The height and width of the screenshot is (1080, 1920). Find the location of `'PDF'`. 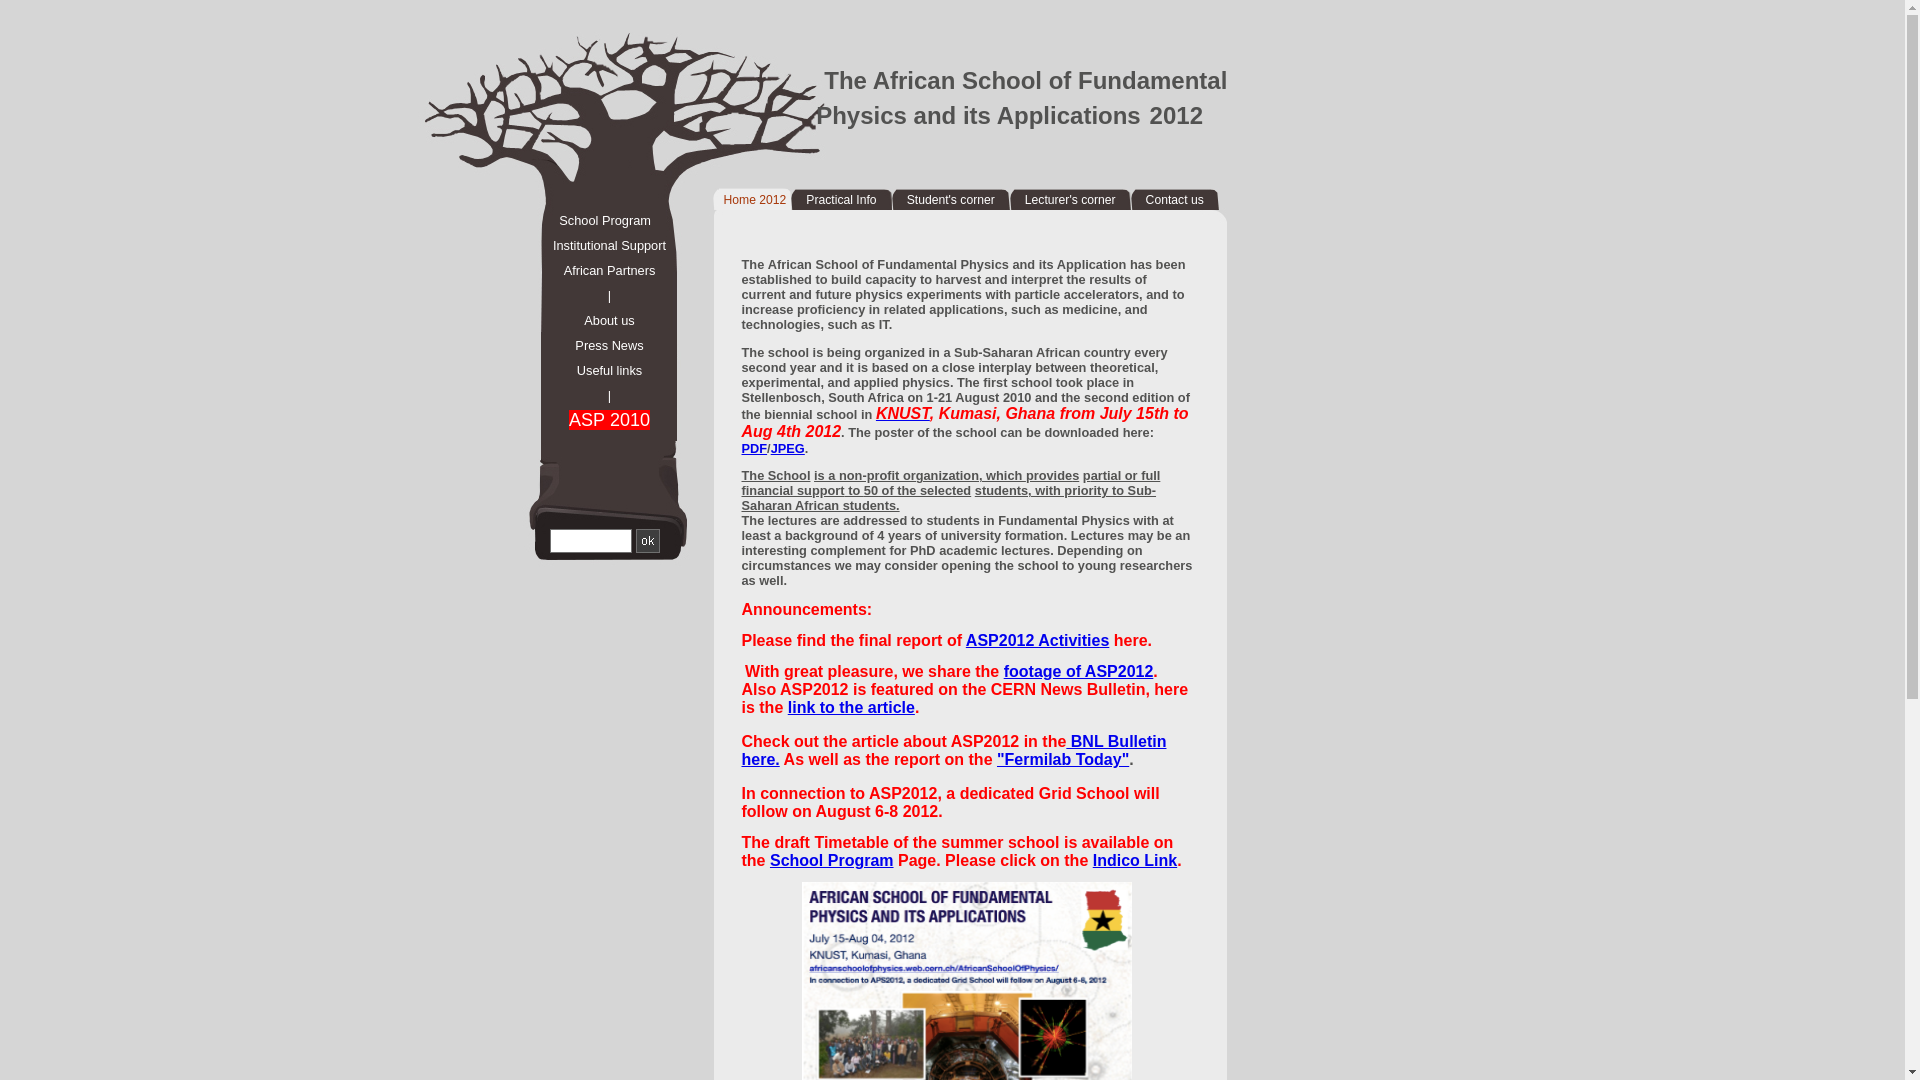

'PDF' is located at coordinates (753, 447).